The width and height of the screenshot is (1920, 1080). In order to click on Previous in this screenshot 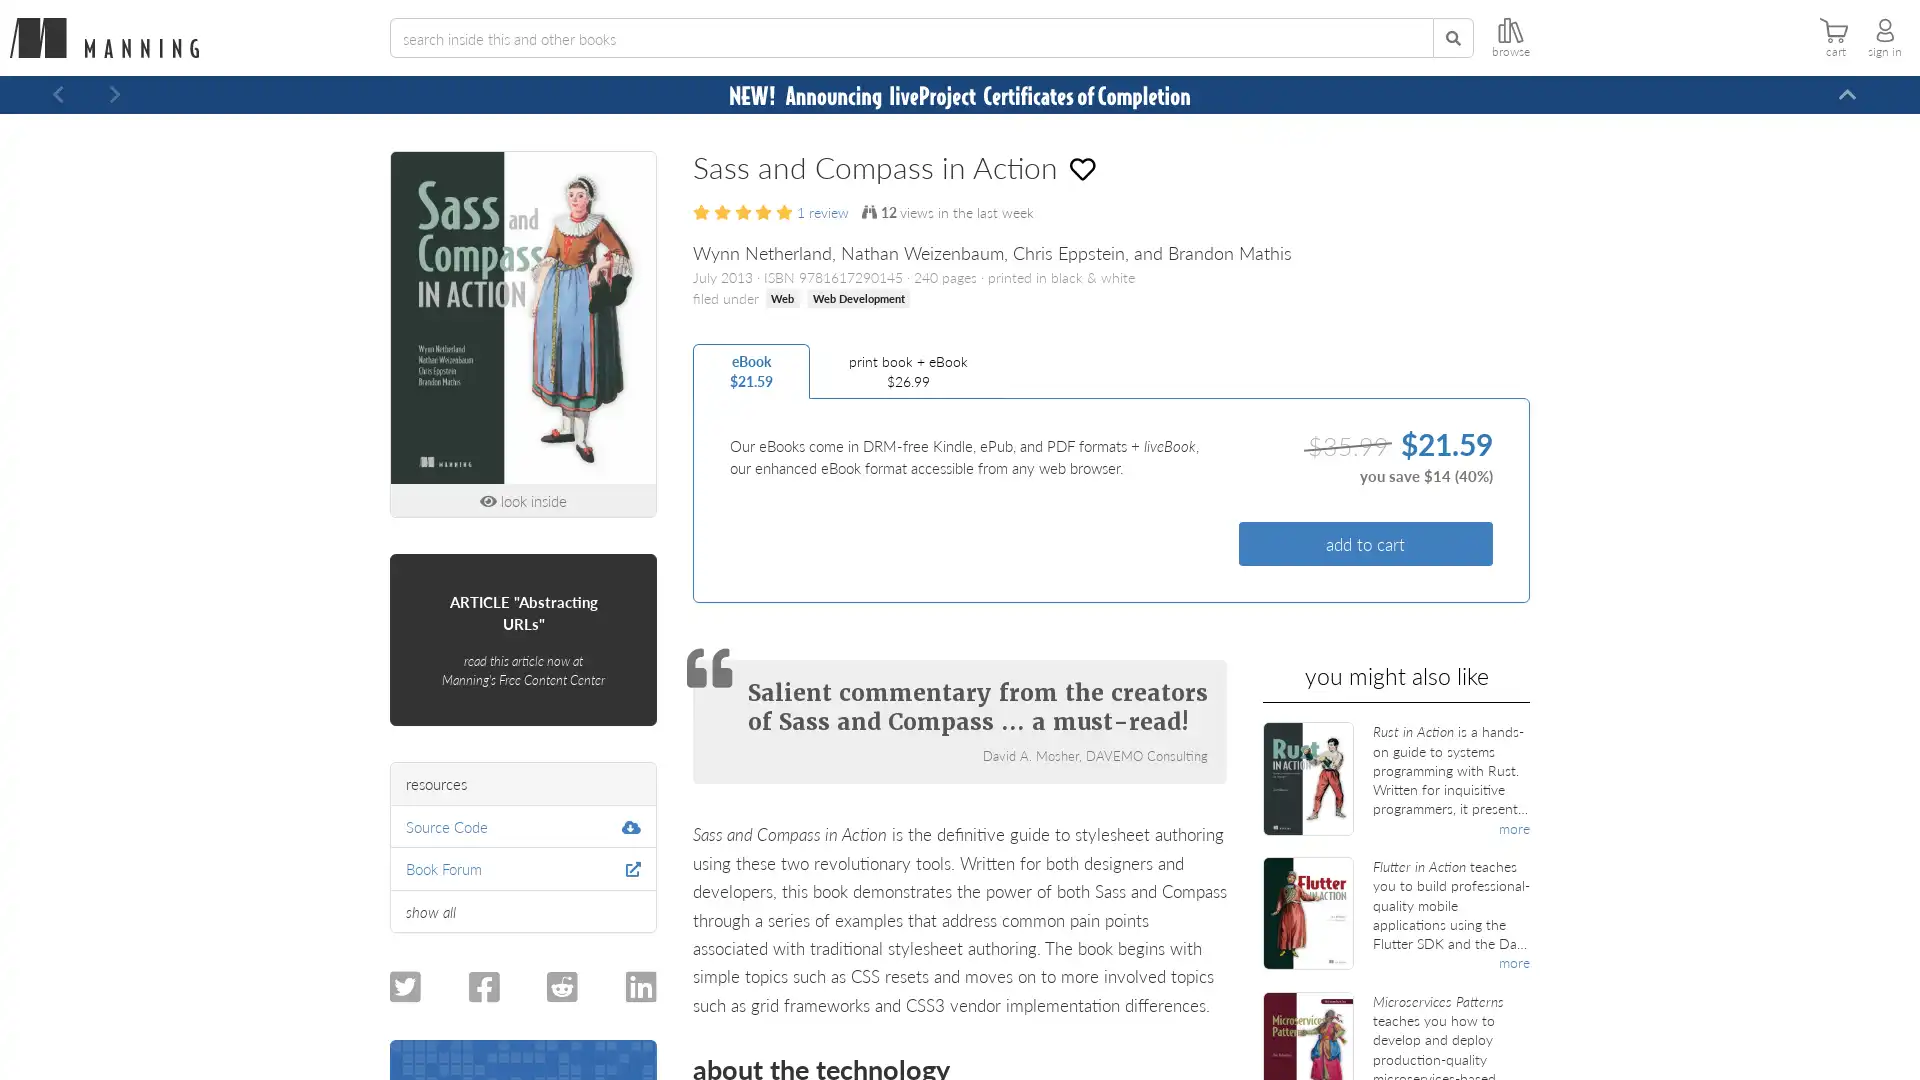, I will do `click(58, 95)`.